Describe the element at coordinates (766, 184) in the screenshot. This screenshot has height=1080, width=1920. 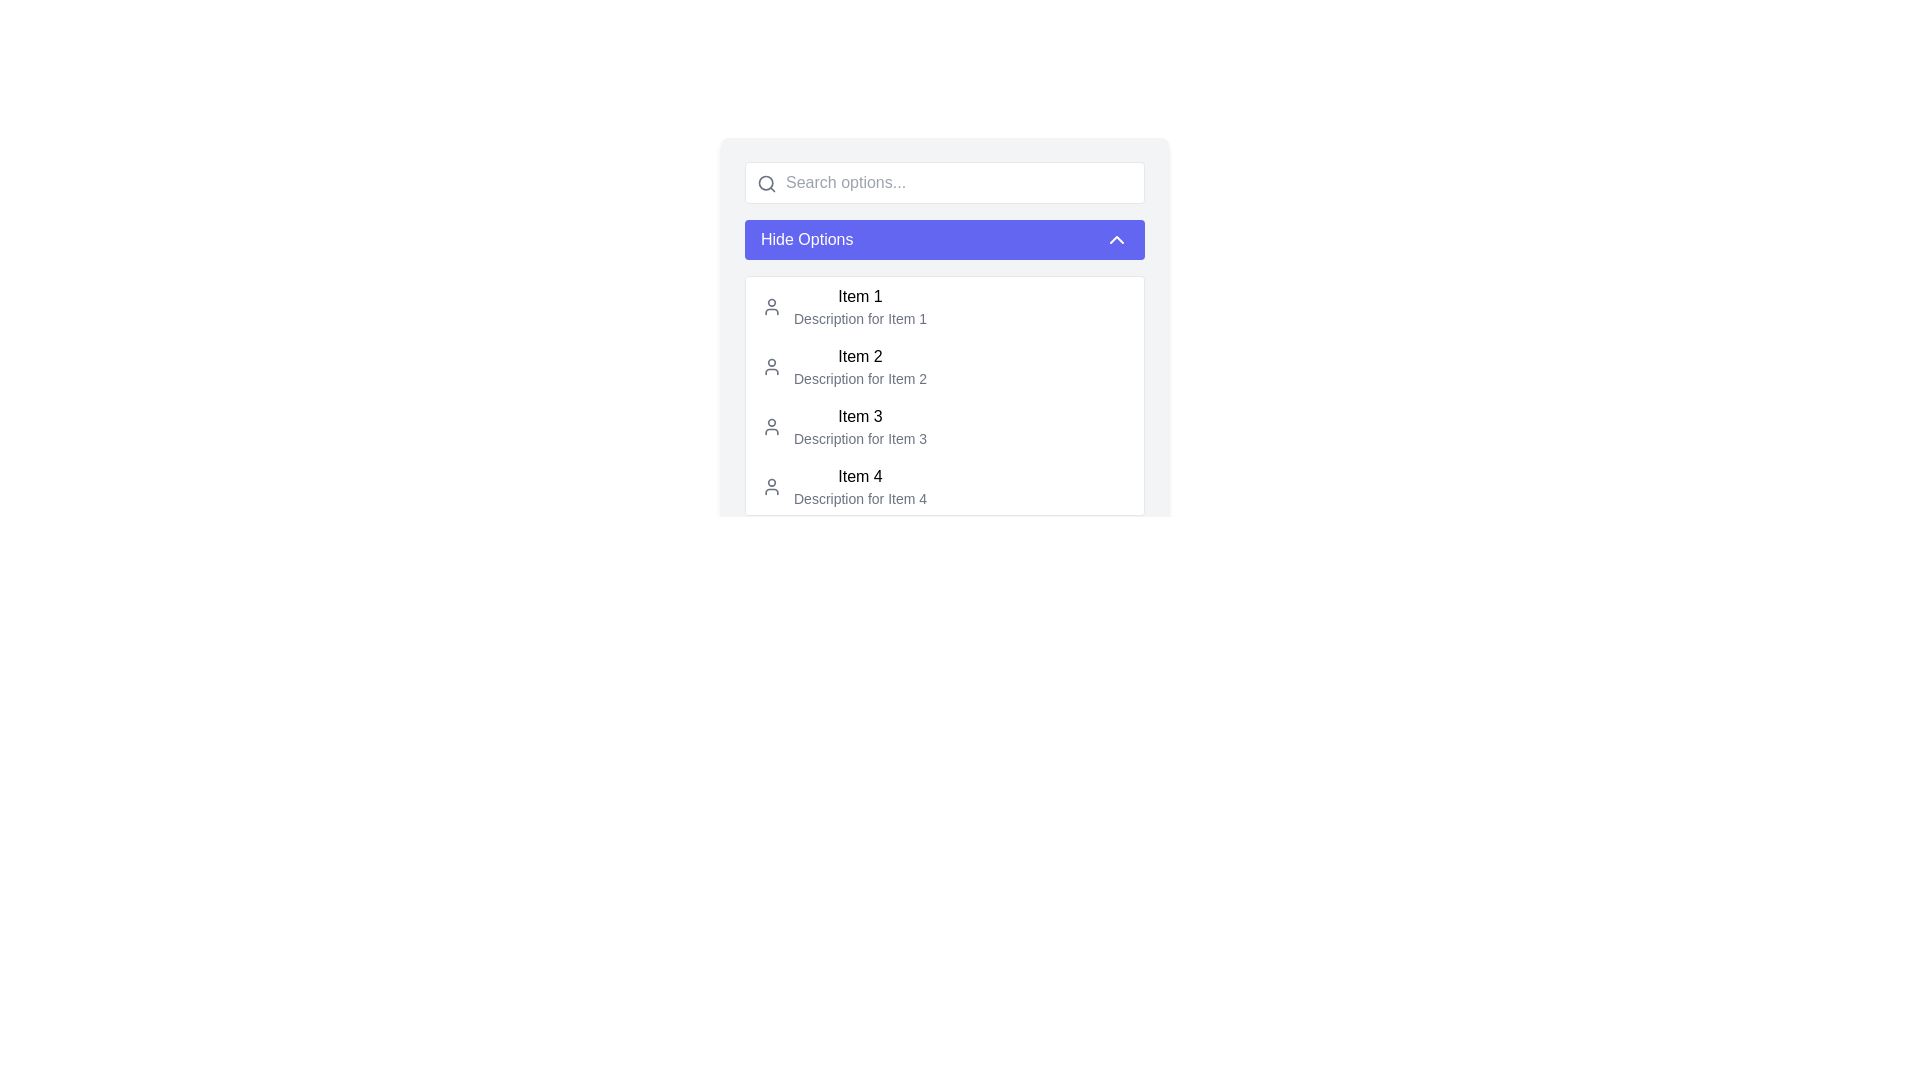
I see `the search icon, represented by a gray magnifying glass located inside the search input field to the left of the placeholder text 'Search options...'` at that location.